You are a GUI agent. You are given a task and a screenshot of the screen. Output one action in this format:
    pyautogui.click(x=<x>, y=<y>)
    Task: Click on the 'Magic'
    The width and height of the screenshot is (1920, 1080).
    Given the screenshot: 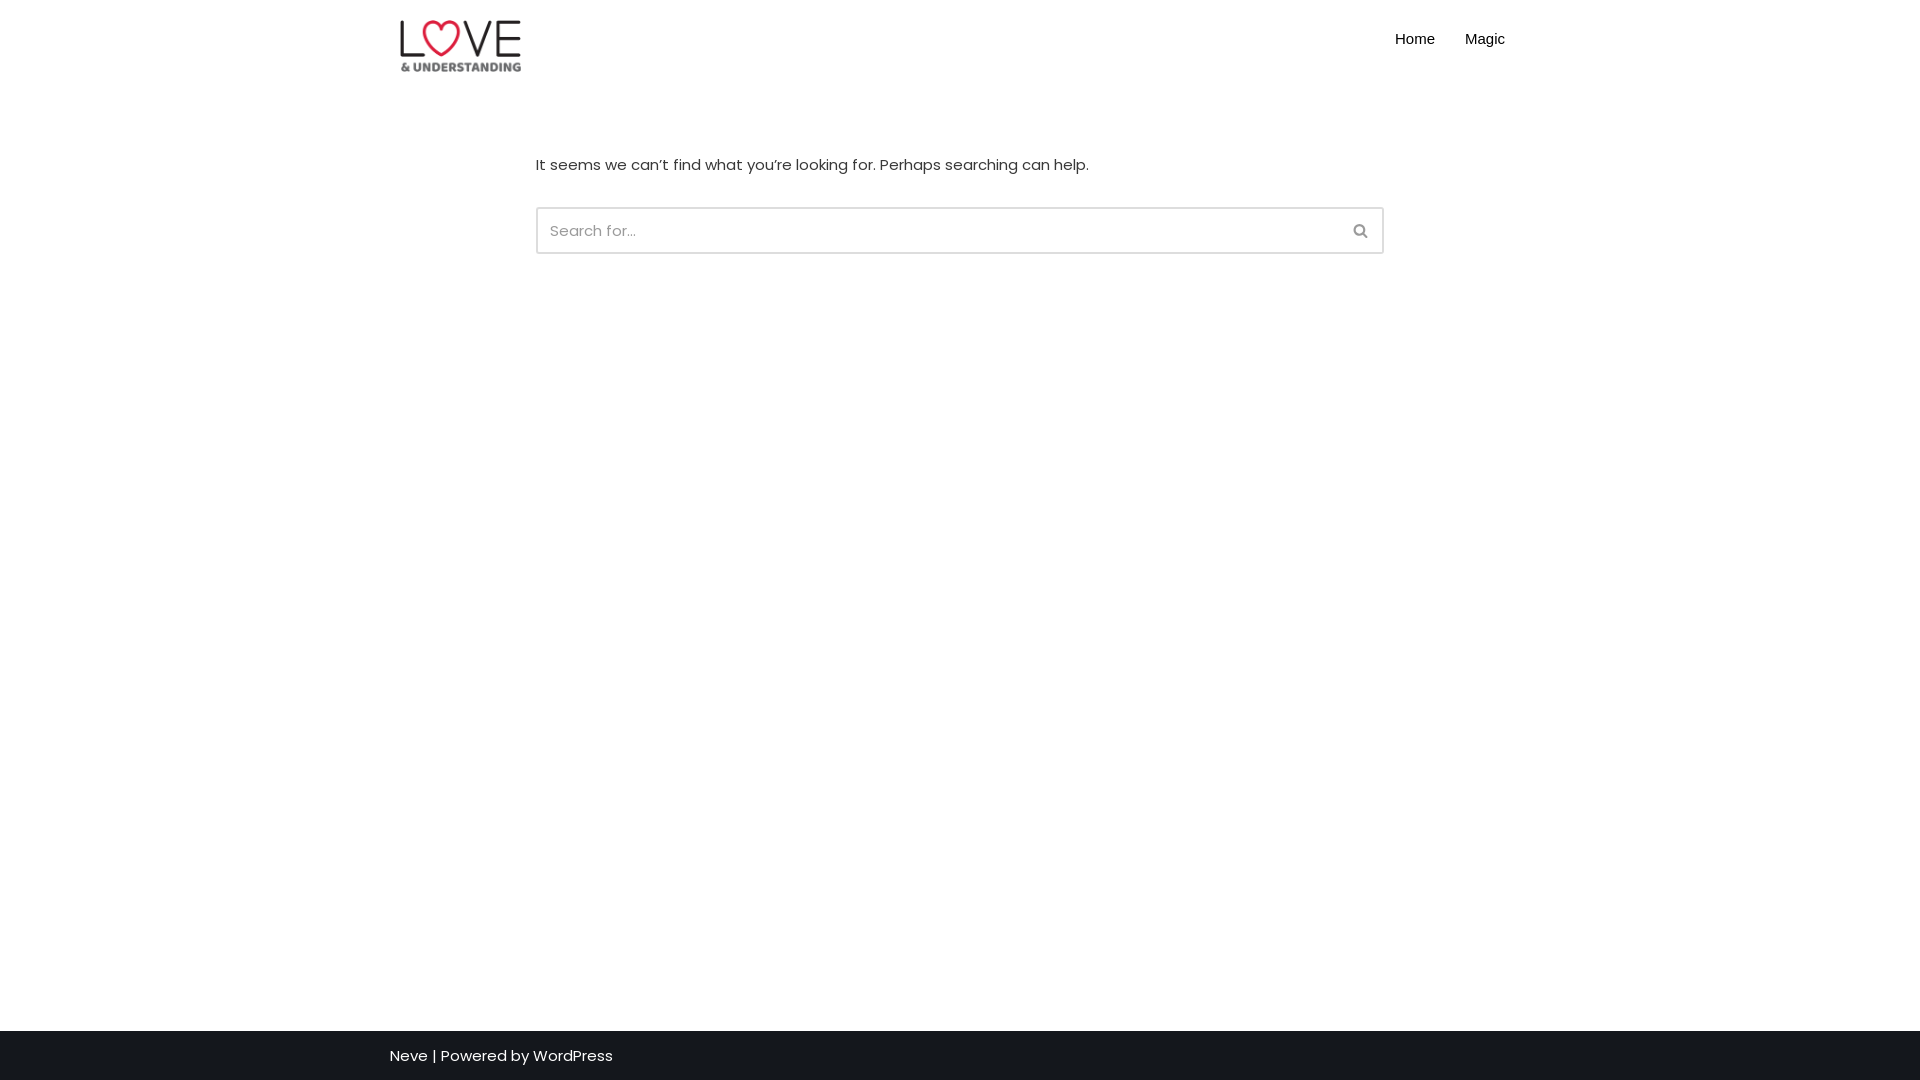 What is the action you would take?
    pyautogui.click(x=1449, y=38)
    